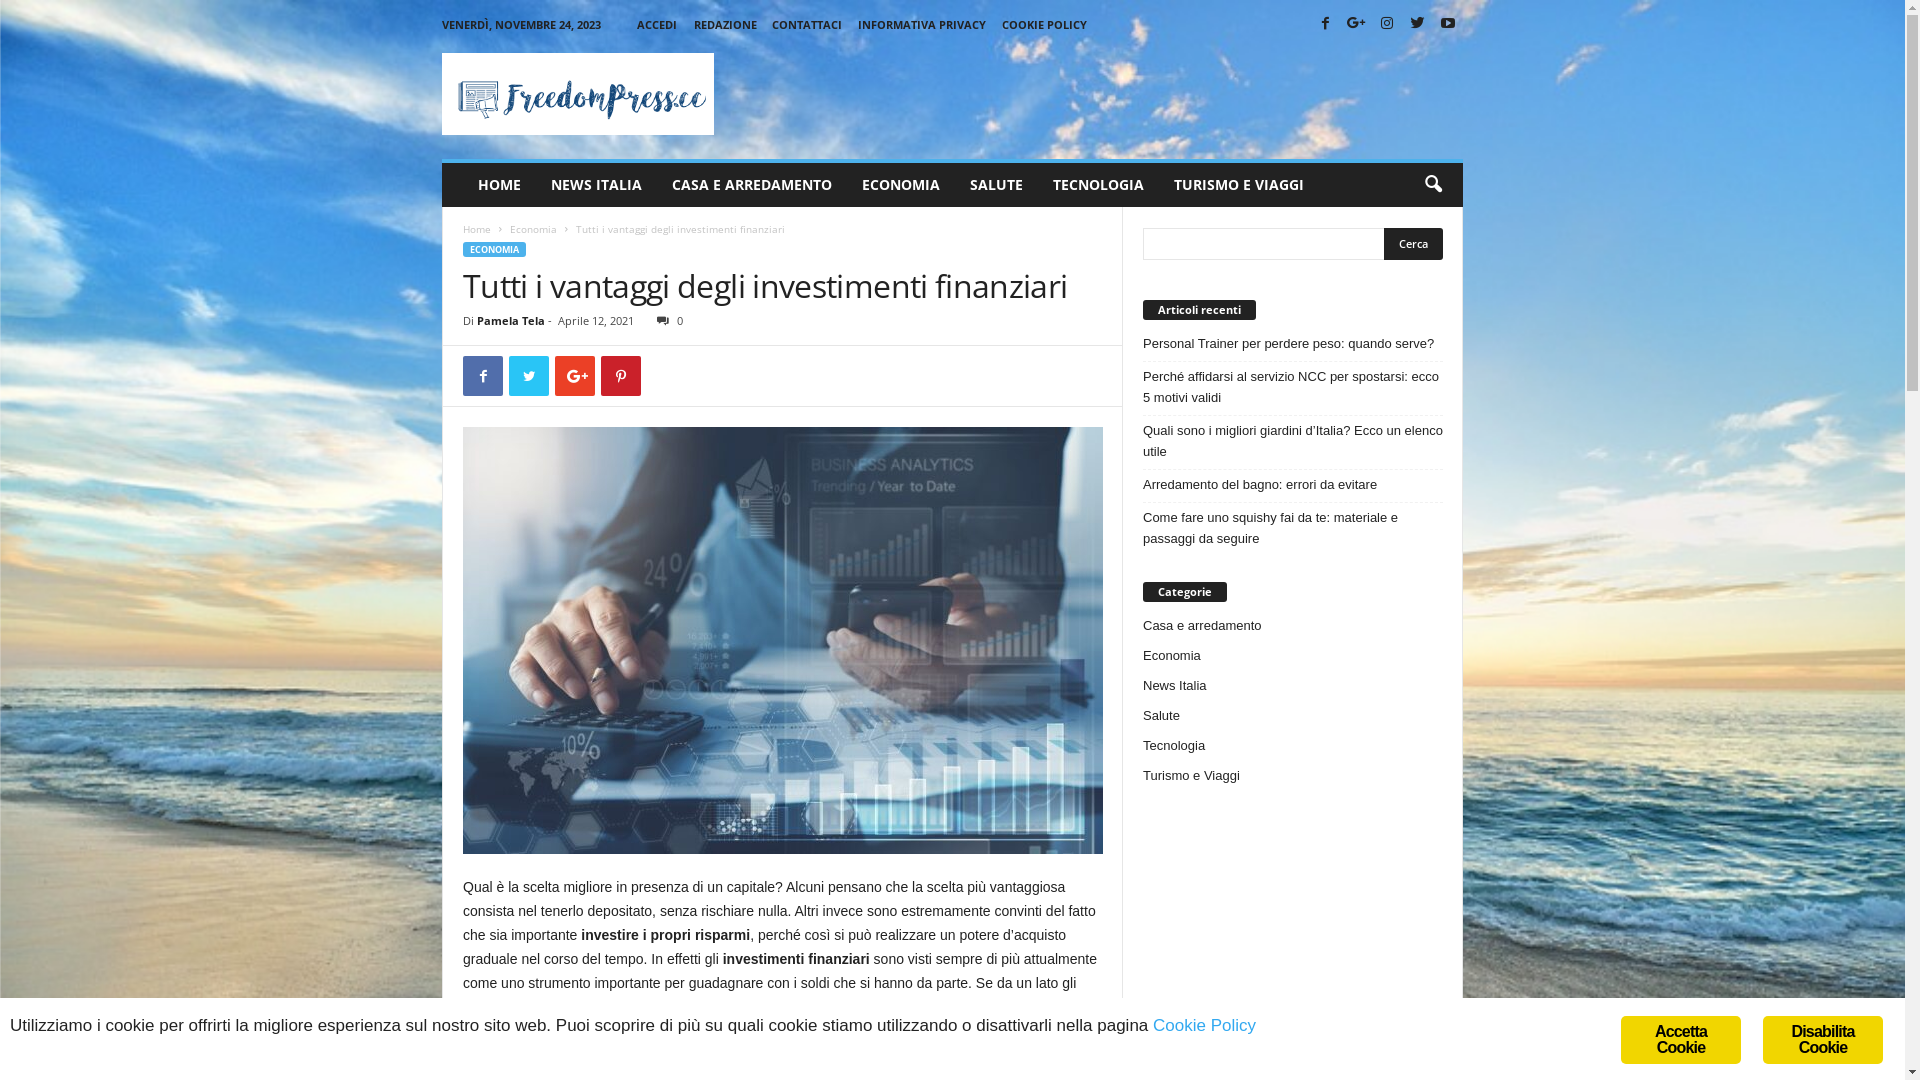 The width and height of the screenshot is (1920, 1080). I want to click on 'TECNOLOGIA', so click(1097, 185).